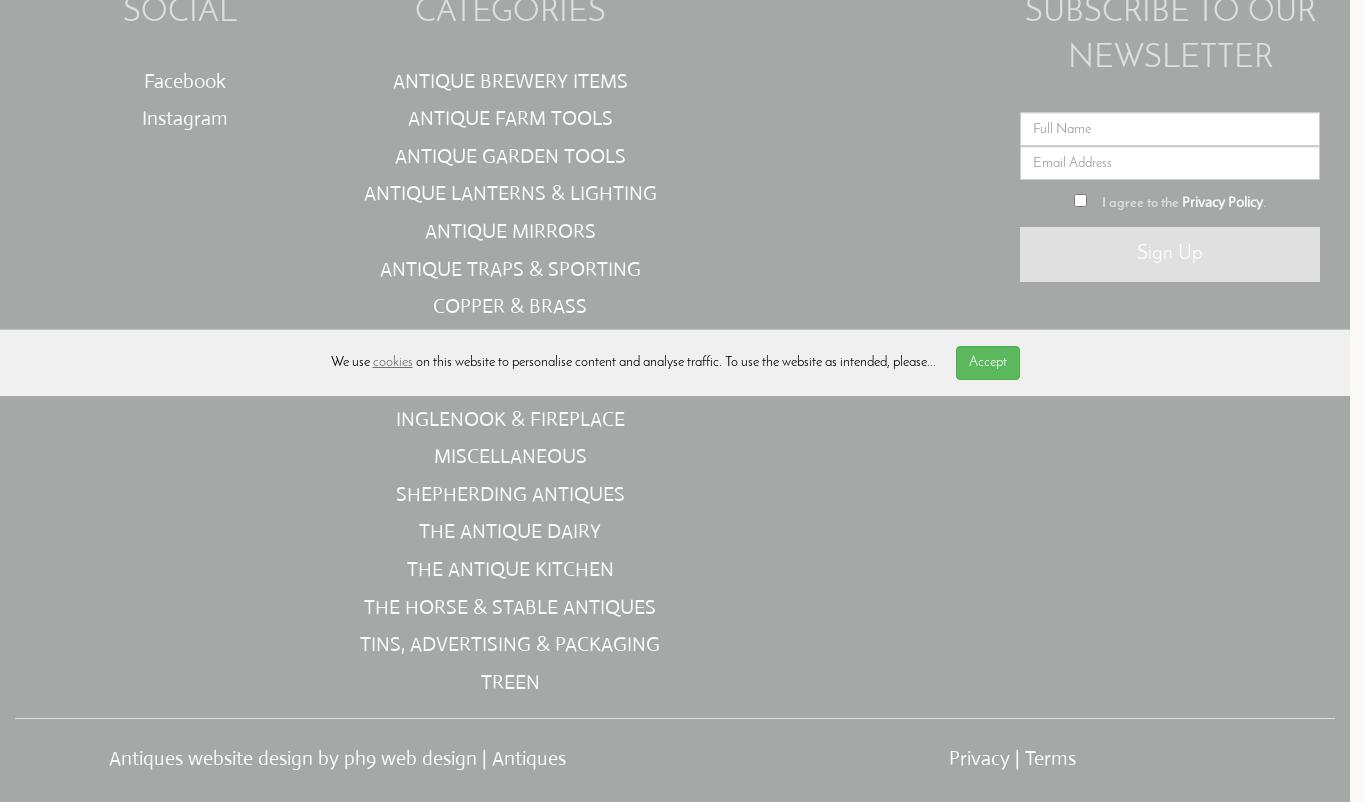  What do you see at coordinates (392, 361) in the screenshot?
I see `'cookies'` at bounding box center [392, 361].